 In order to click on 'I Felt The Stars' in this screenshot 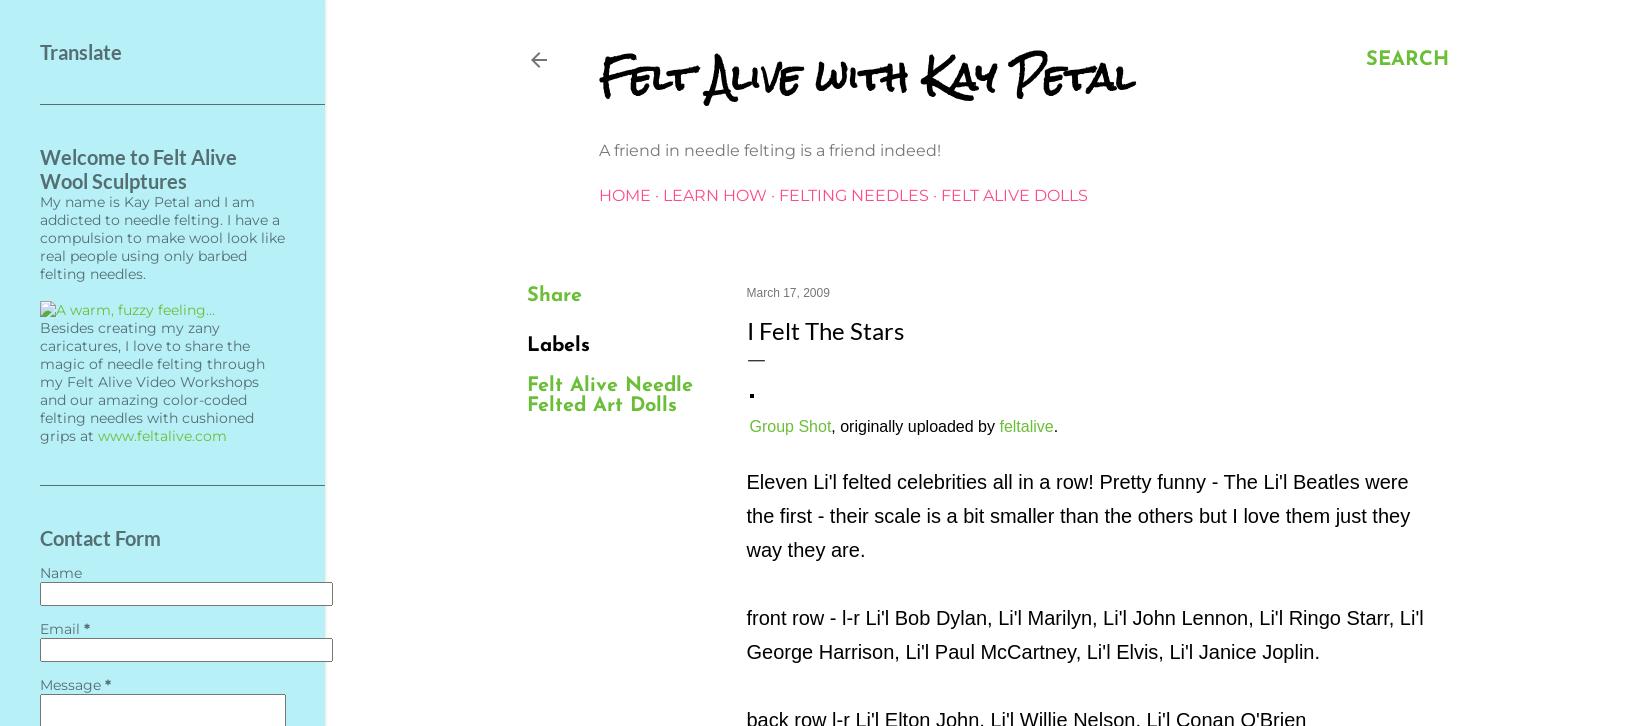, I will do `click(744, 329)`.